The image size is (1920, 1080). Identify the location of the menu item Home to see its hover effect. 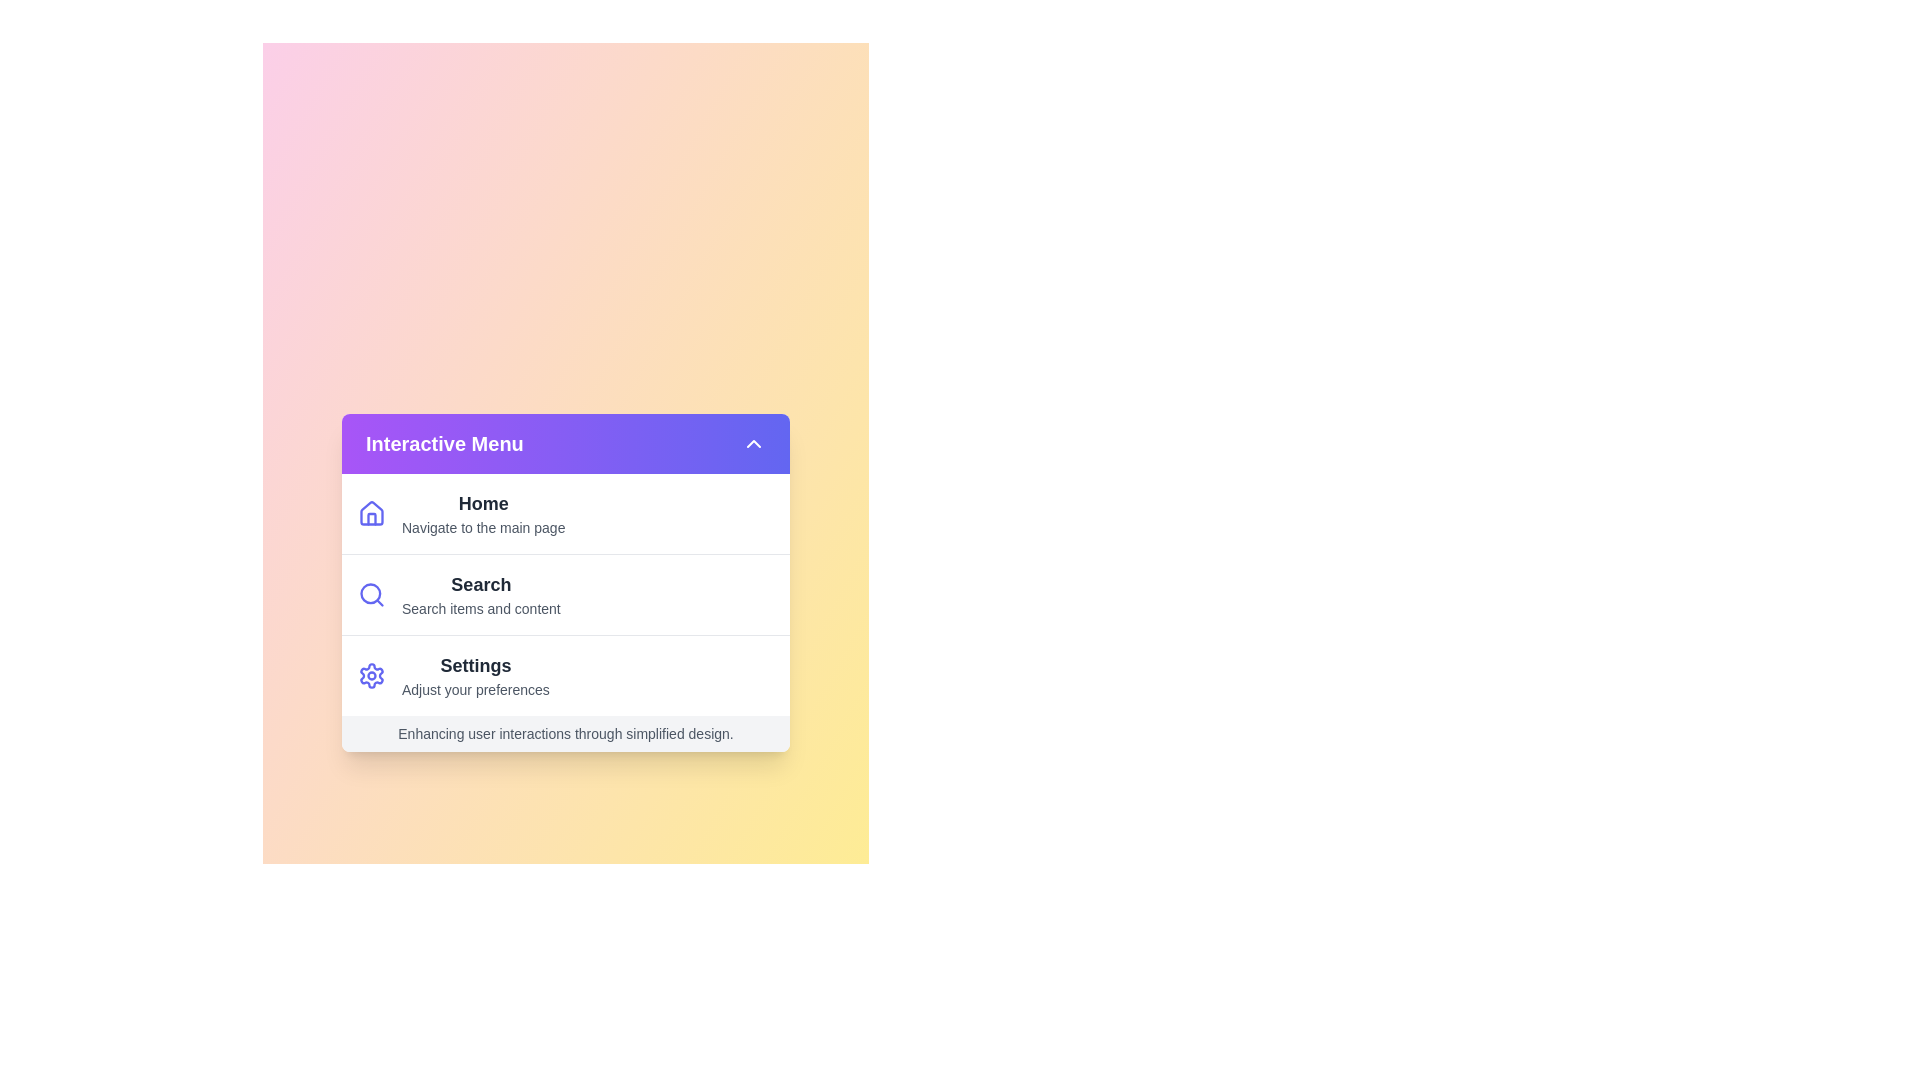
(565, 512).